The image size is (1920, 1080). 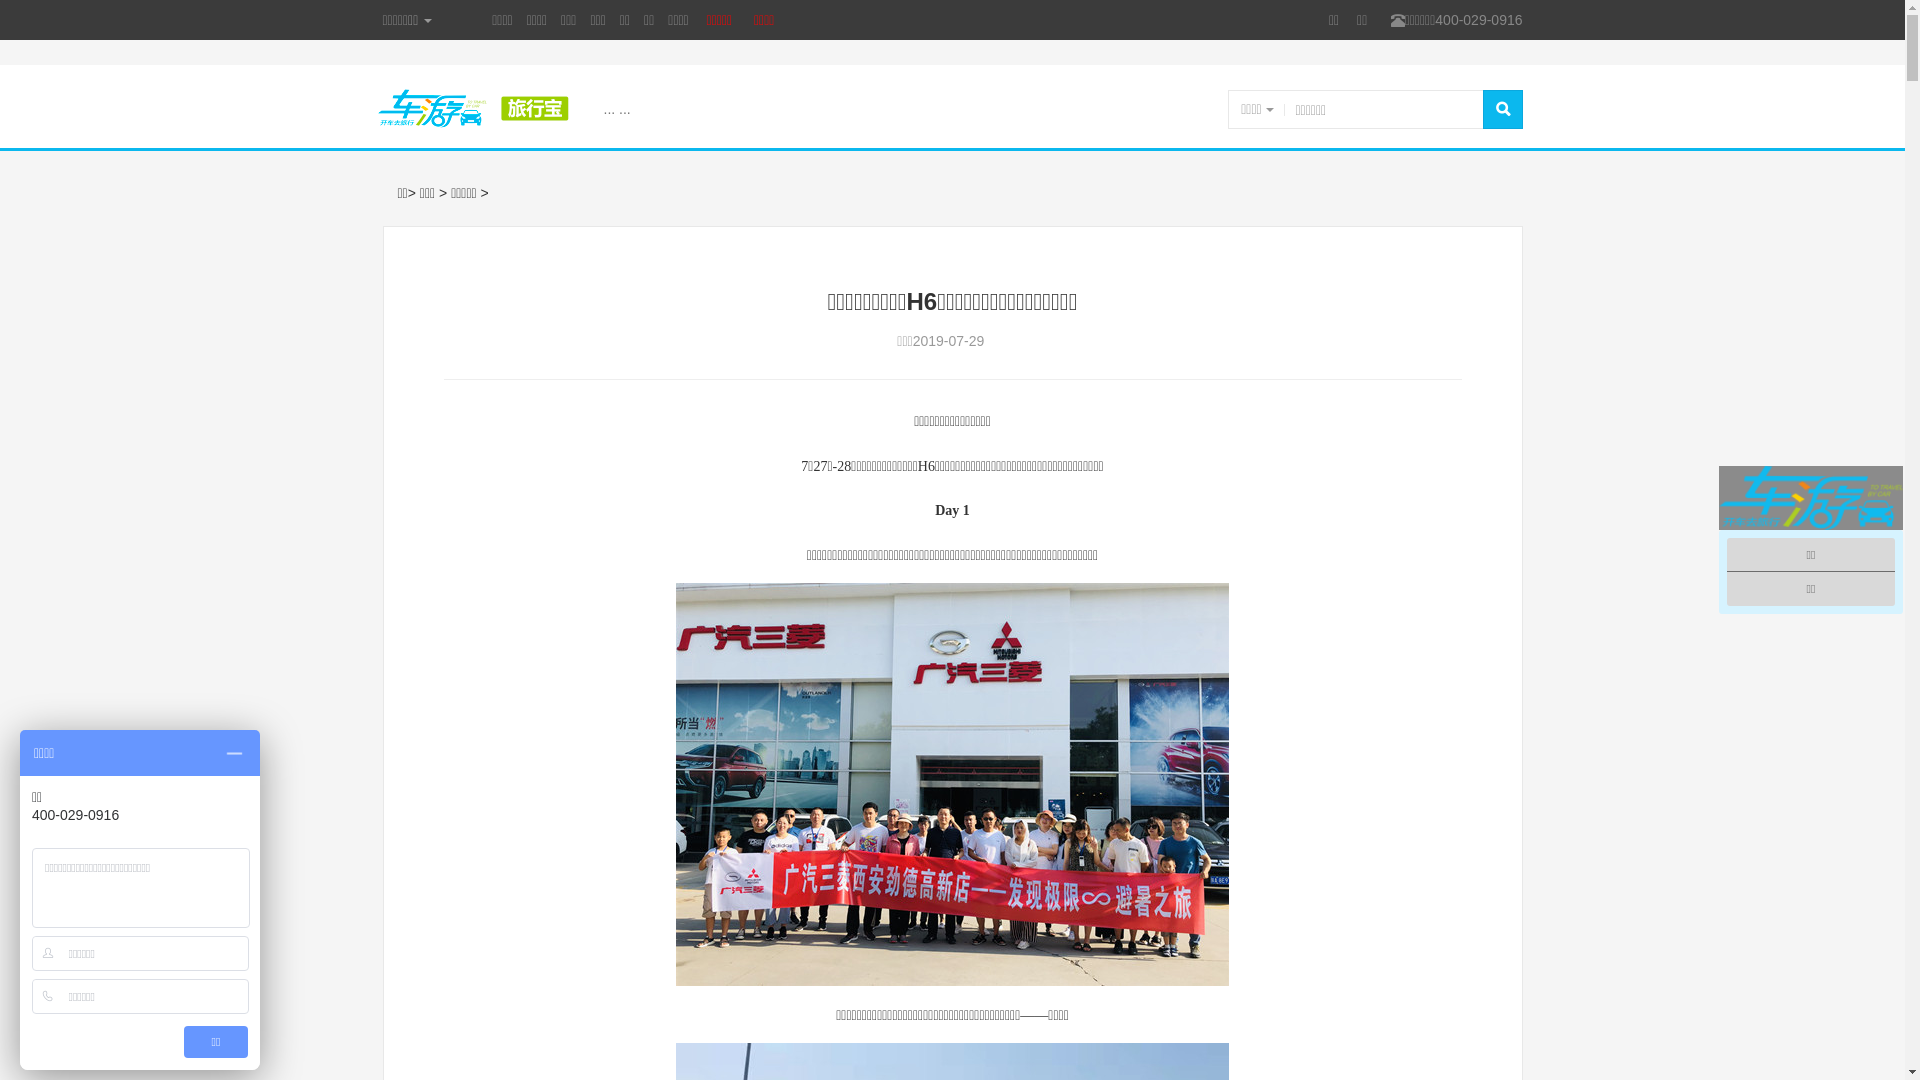 I want to click on '1564369330981738.jpg', so click(x=951, y=783).